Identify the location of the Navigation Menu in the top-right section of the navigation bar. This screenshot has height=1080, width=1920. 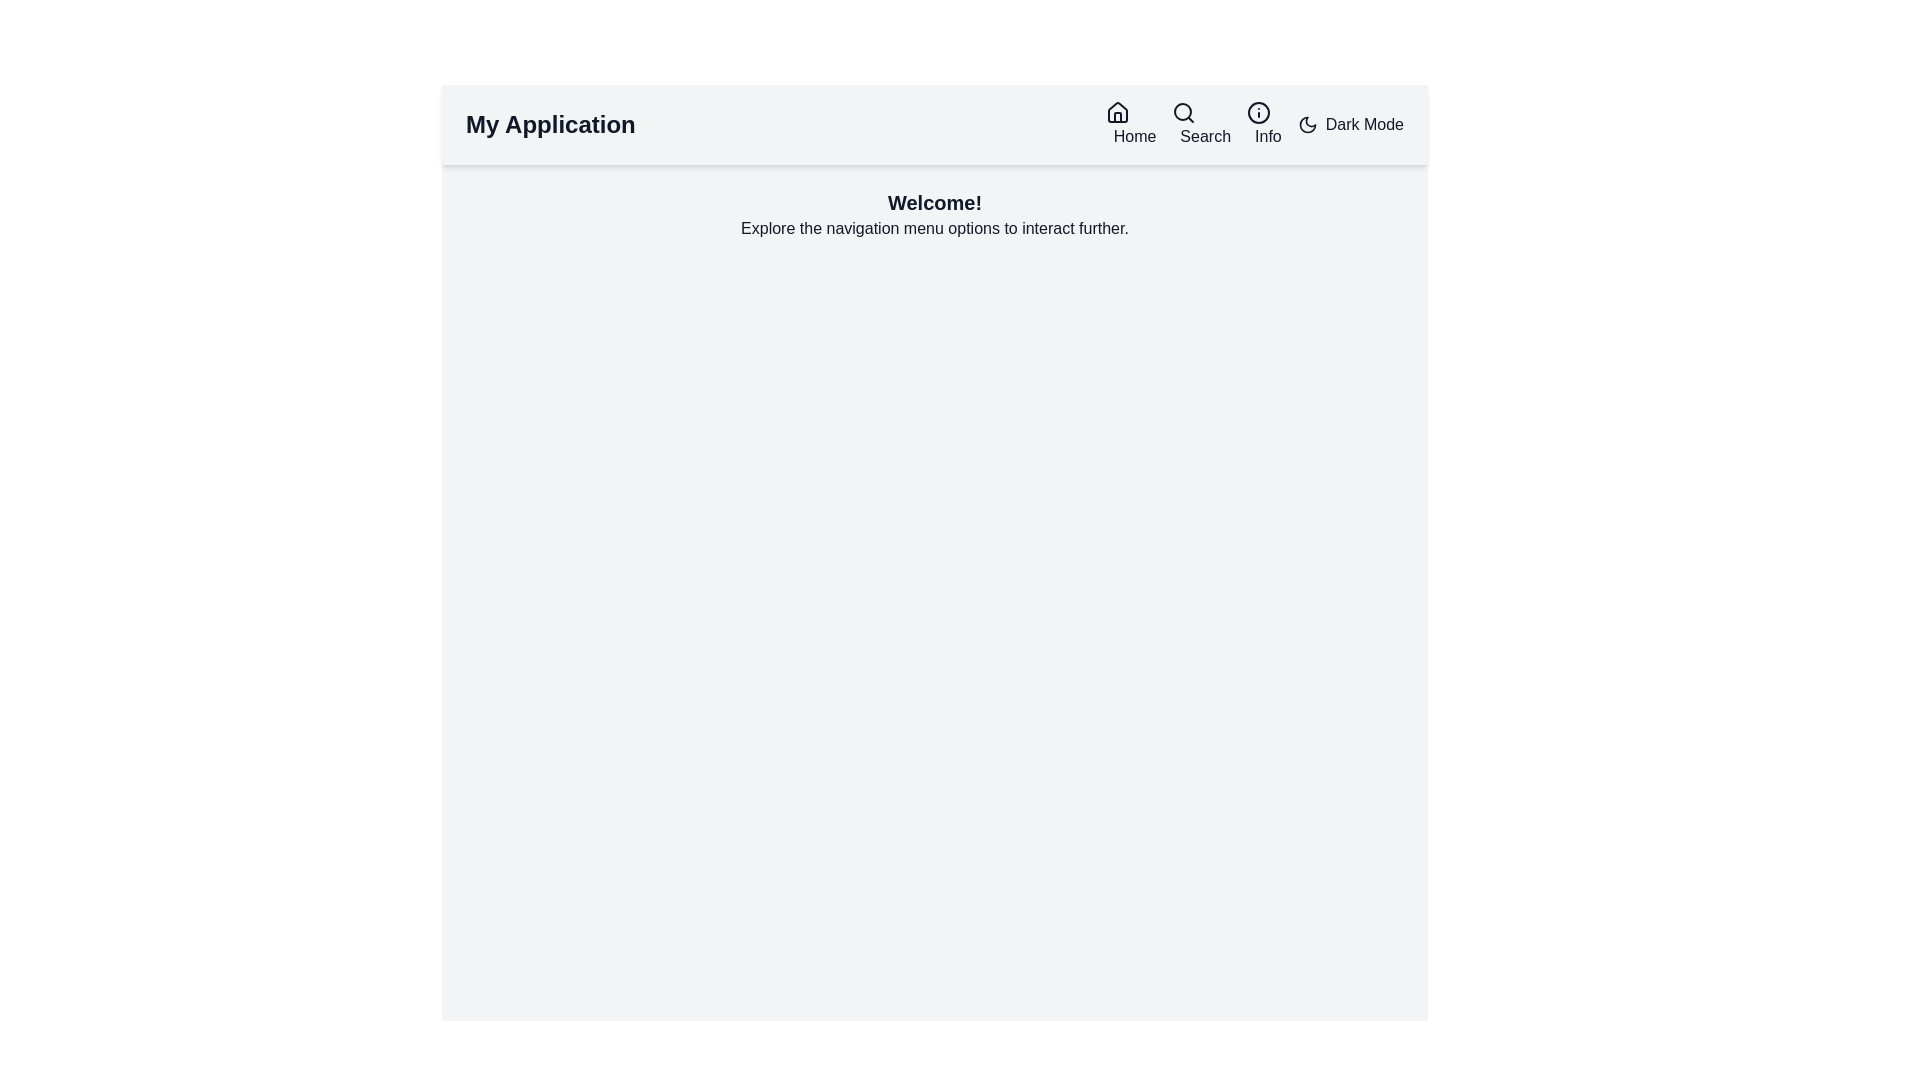
(1253, 124).